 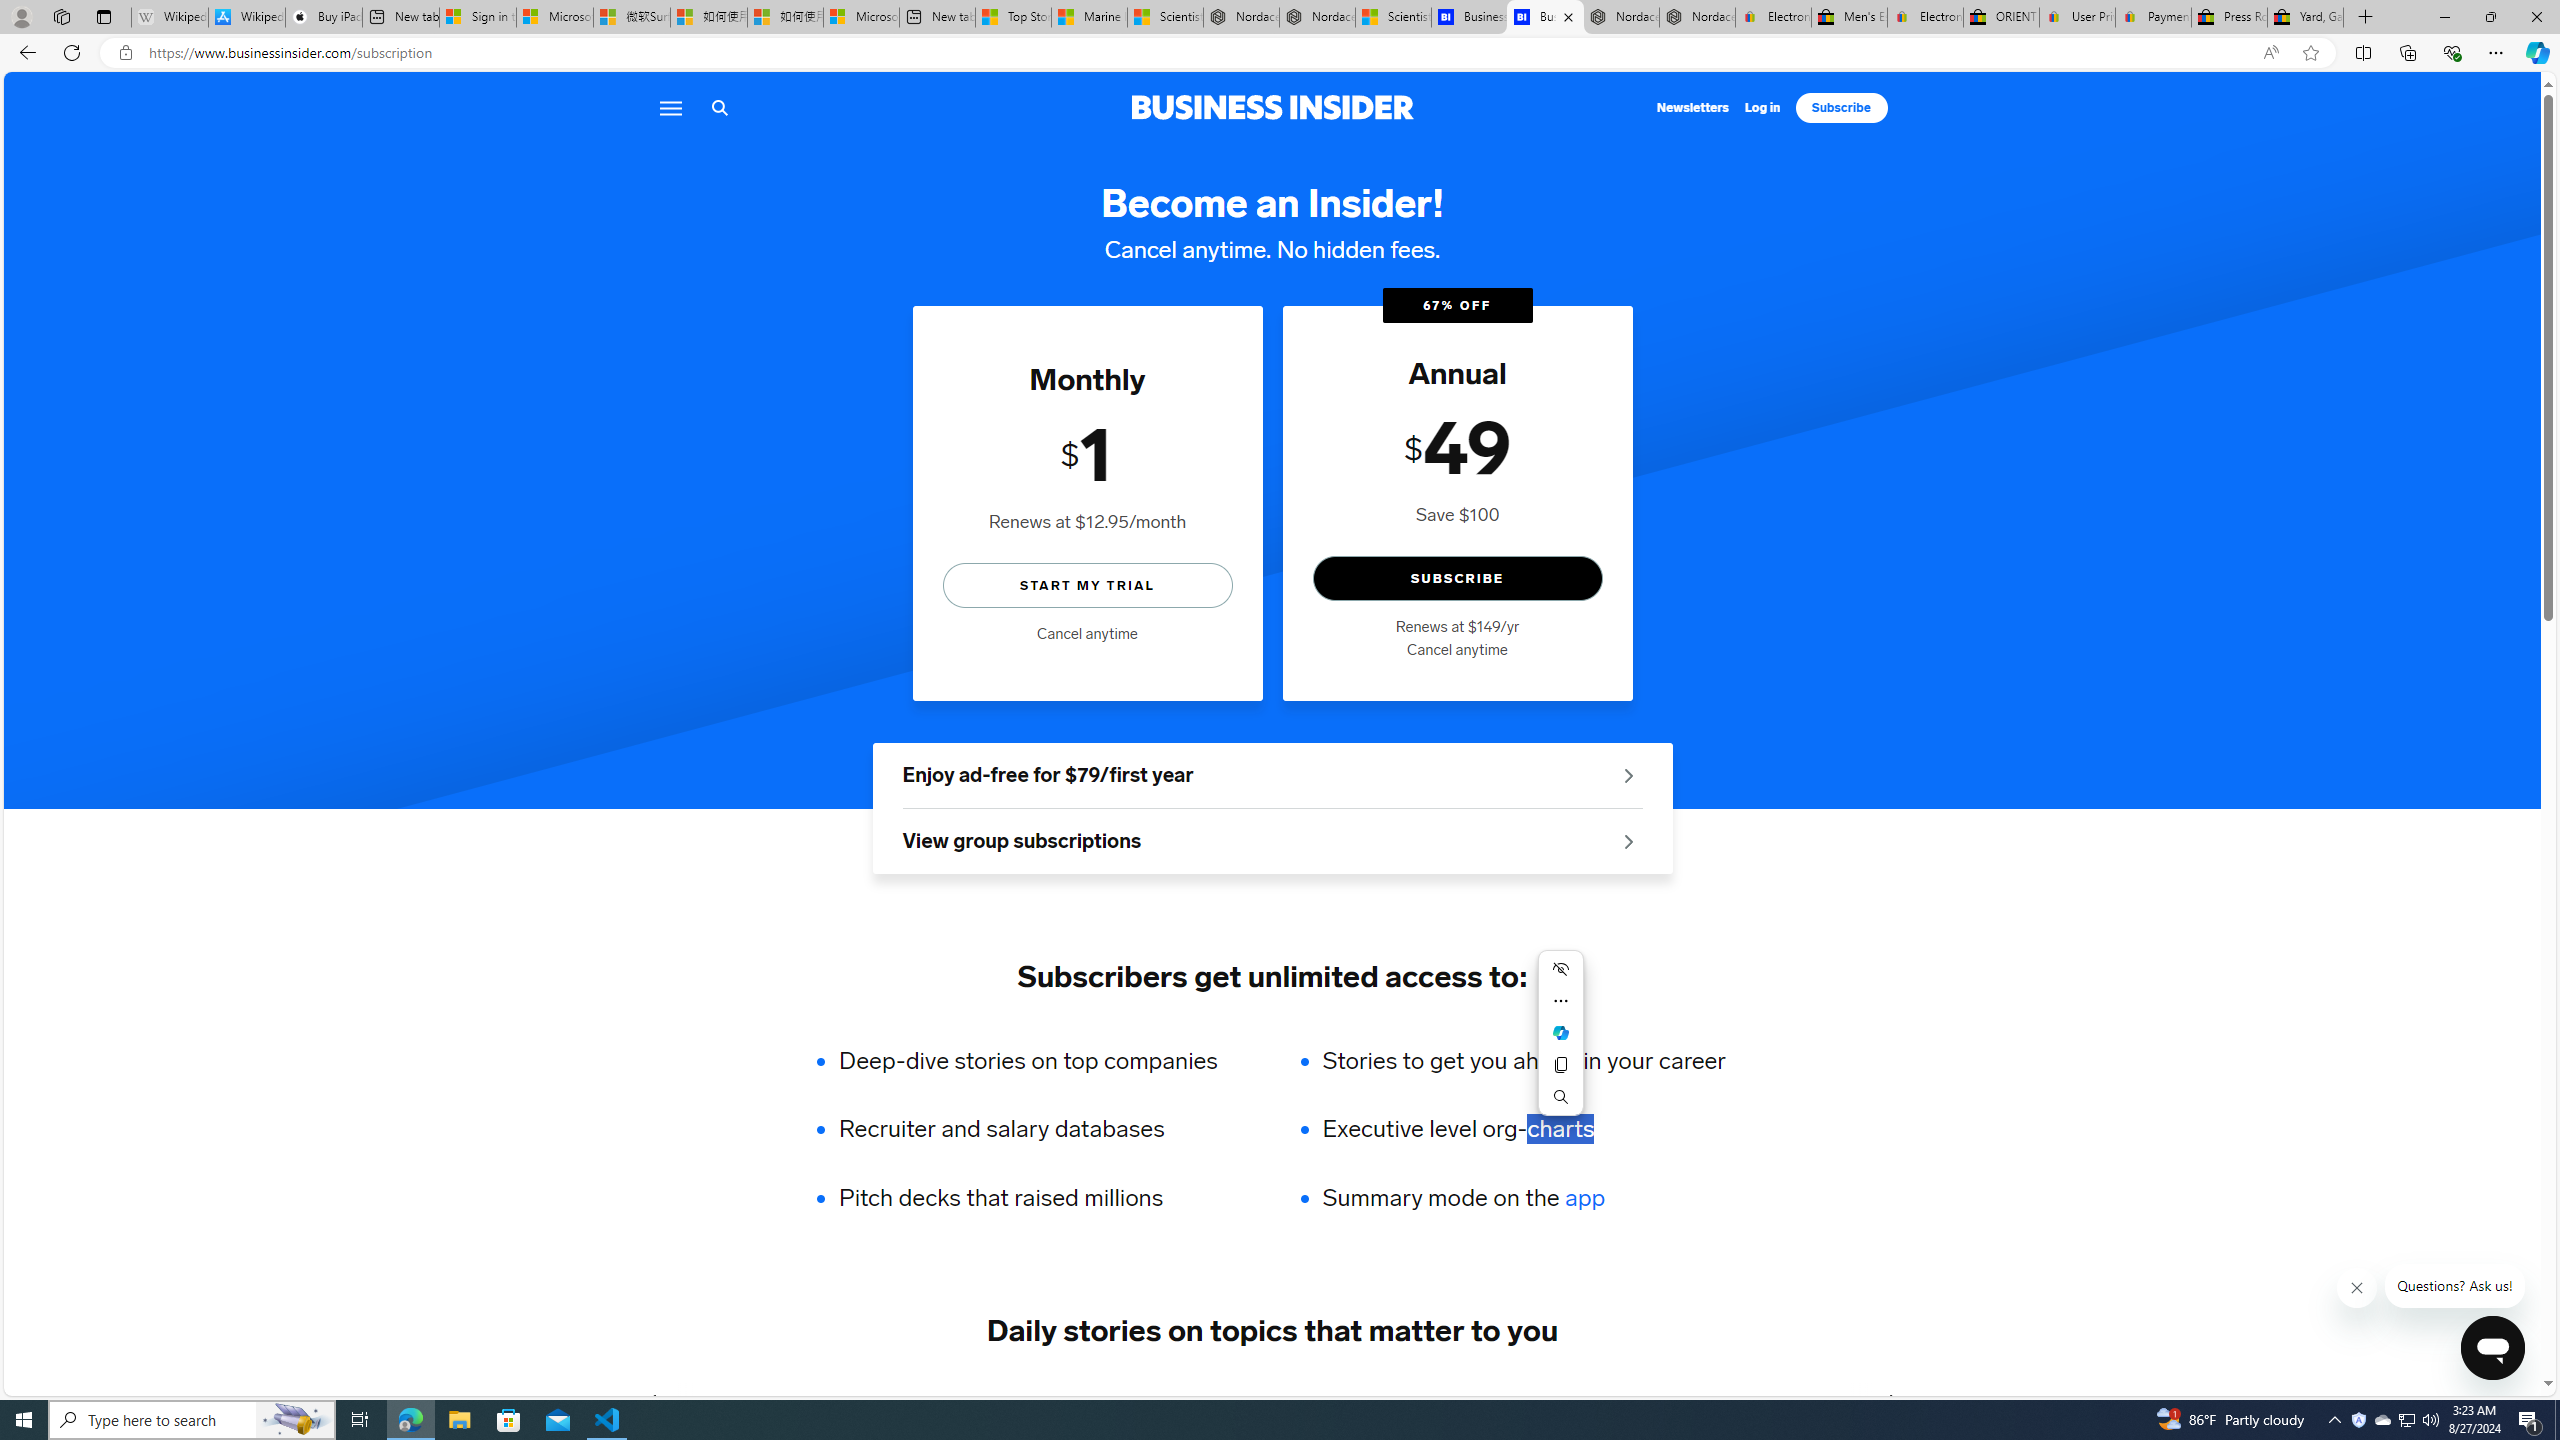 I want to click on 'Nordace - Summer Adventures 2024', so click(x=1621, y=16).